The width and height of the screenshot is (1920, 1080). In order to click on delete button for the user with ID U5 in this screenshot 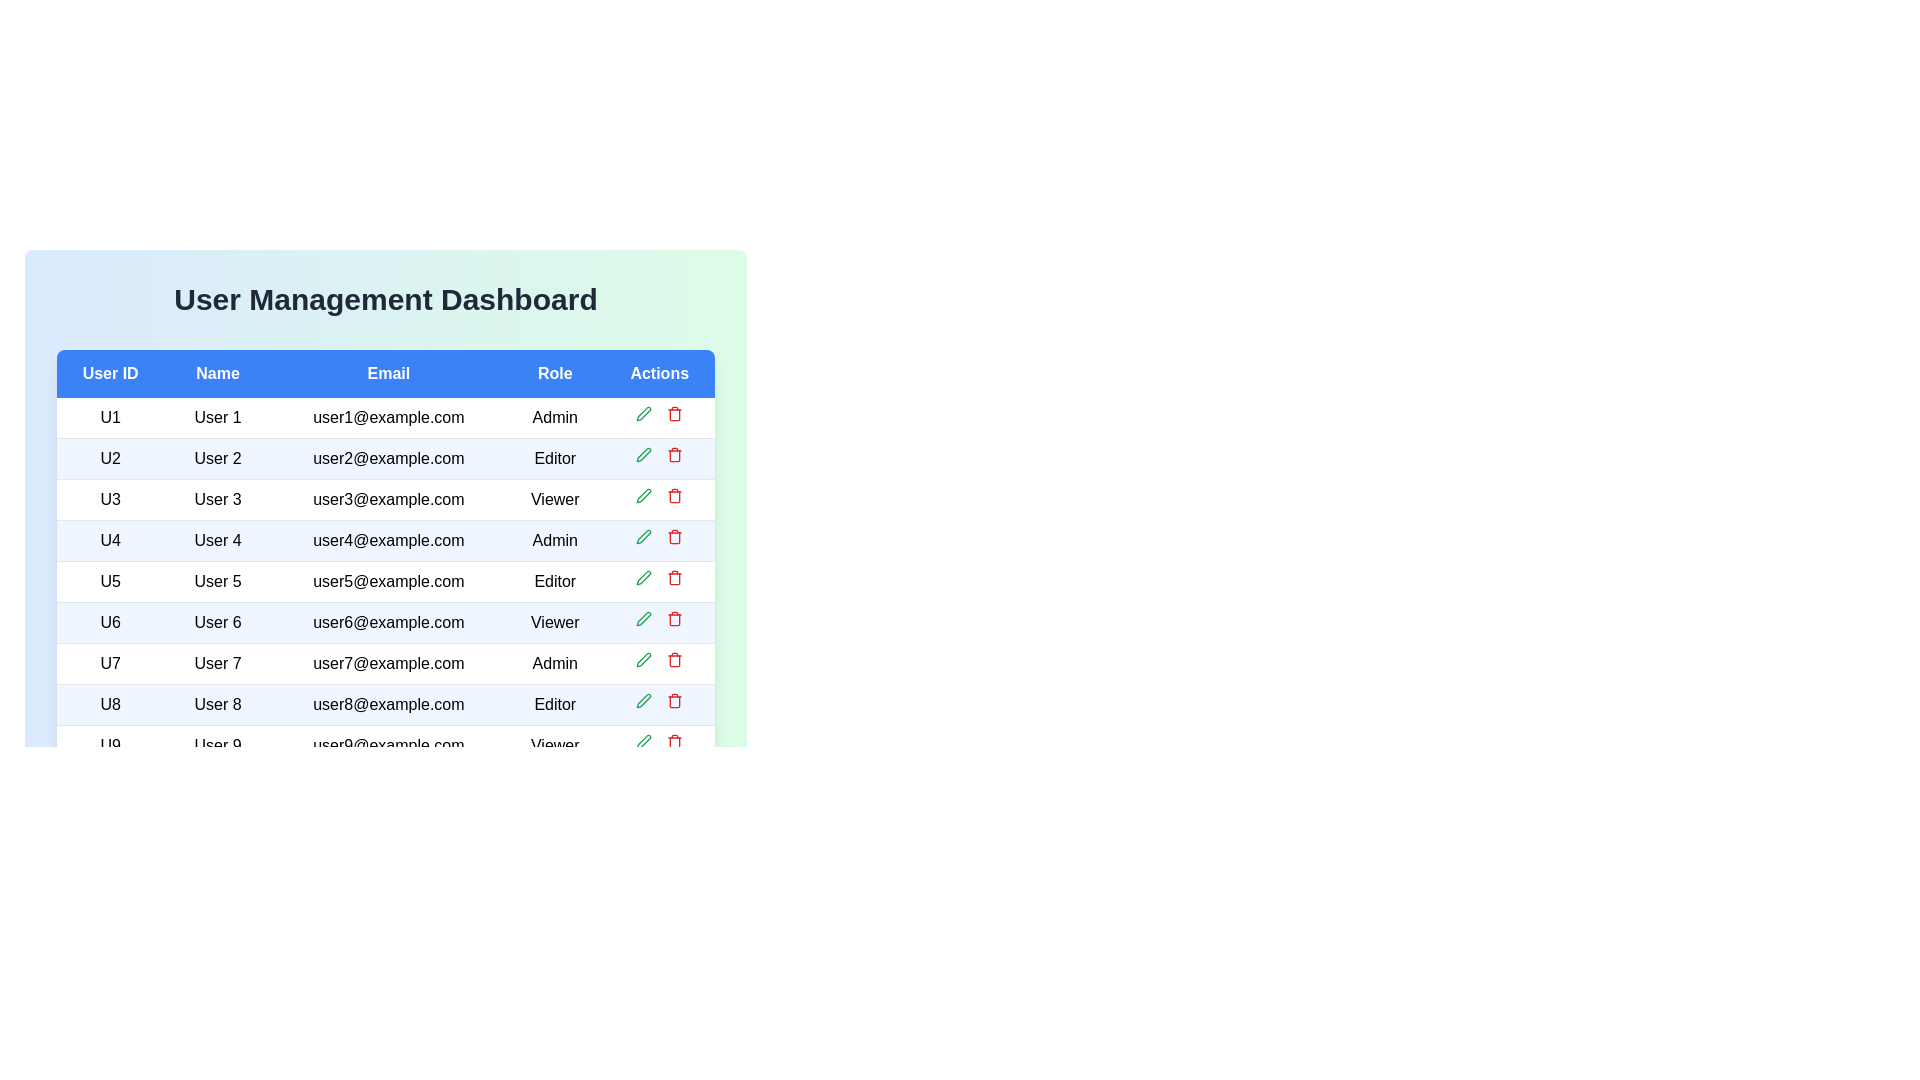, I will do `click(675, 578)`.